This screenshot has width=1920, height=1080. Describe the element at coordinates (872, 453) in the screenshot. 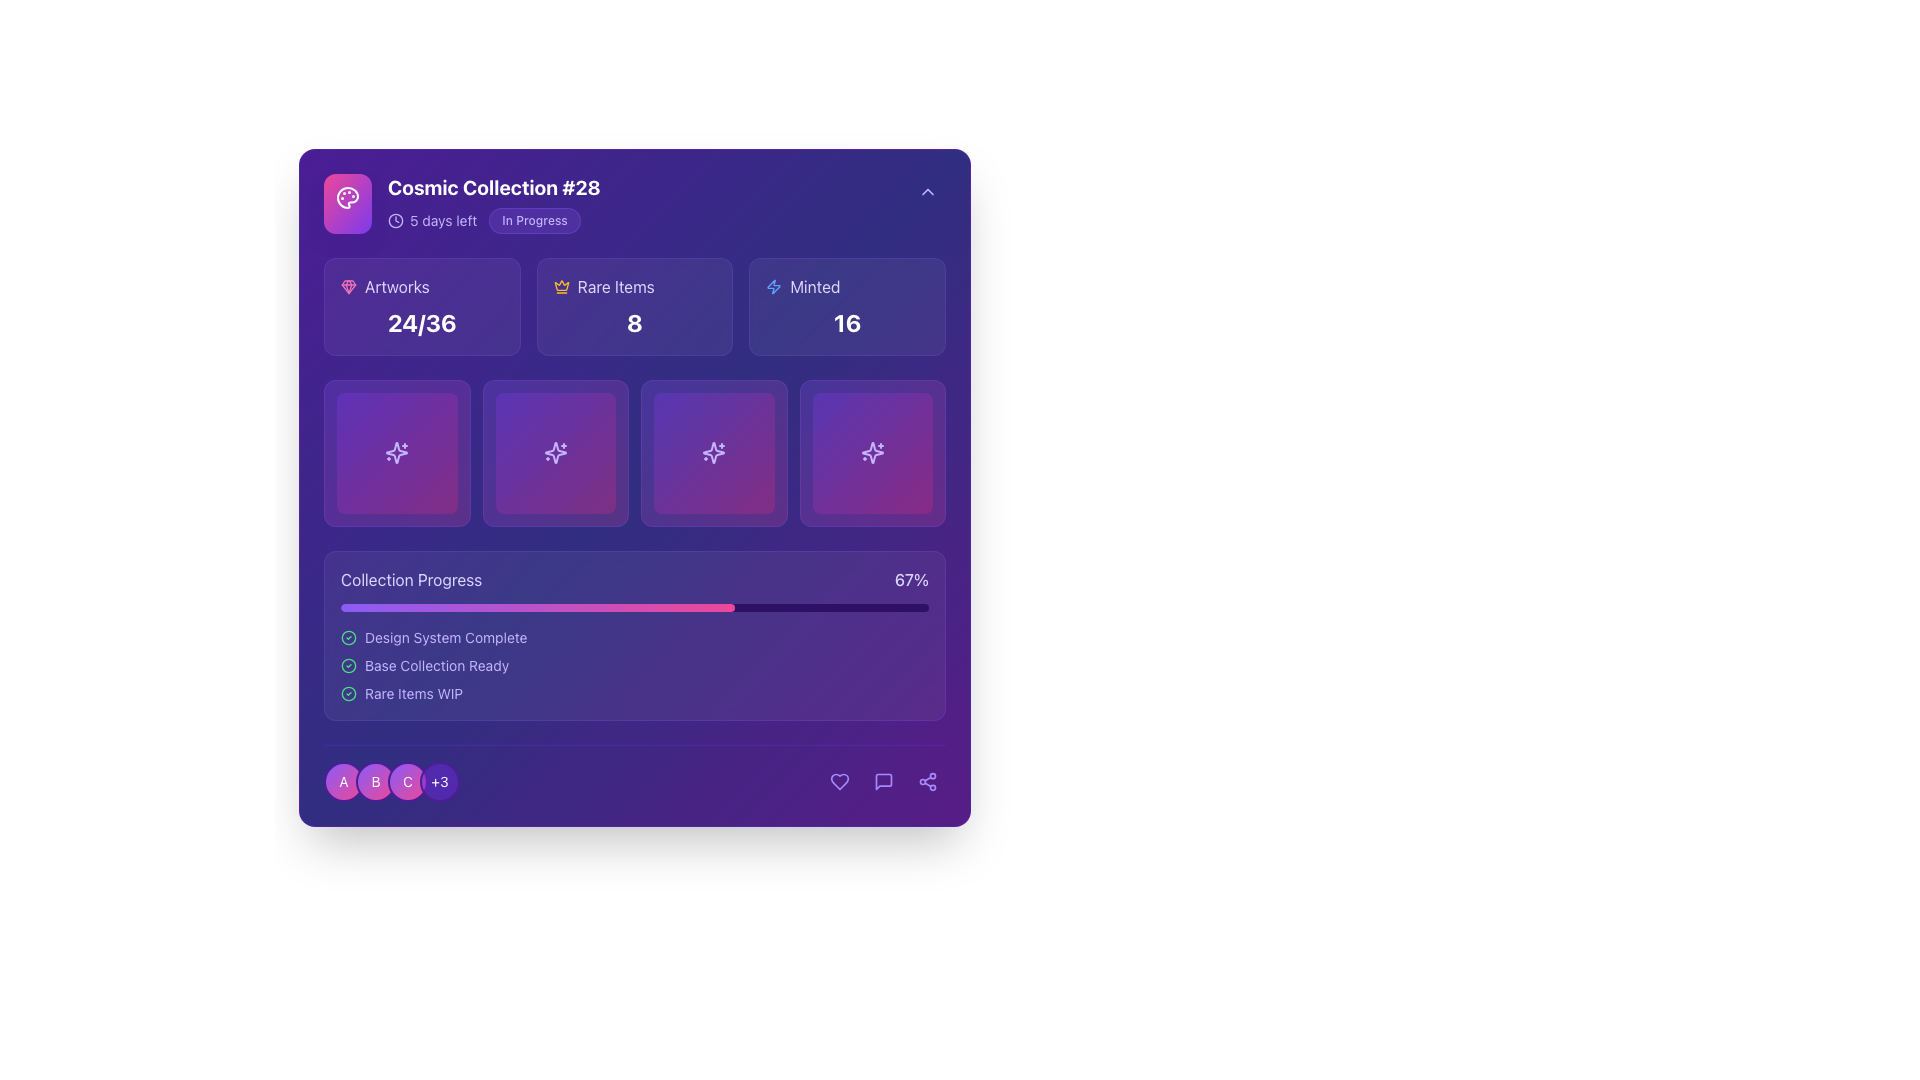

I see `the interactive visual card or grid item with a gradient background from violet to pink, featuring a centered sparkles icon, located as the fourth item in a row of square components, below the Rare Items section` at that location.